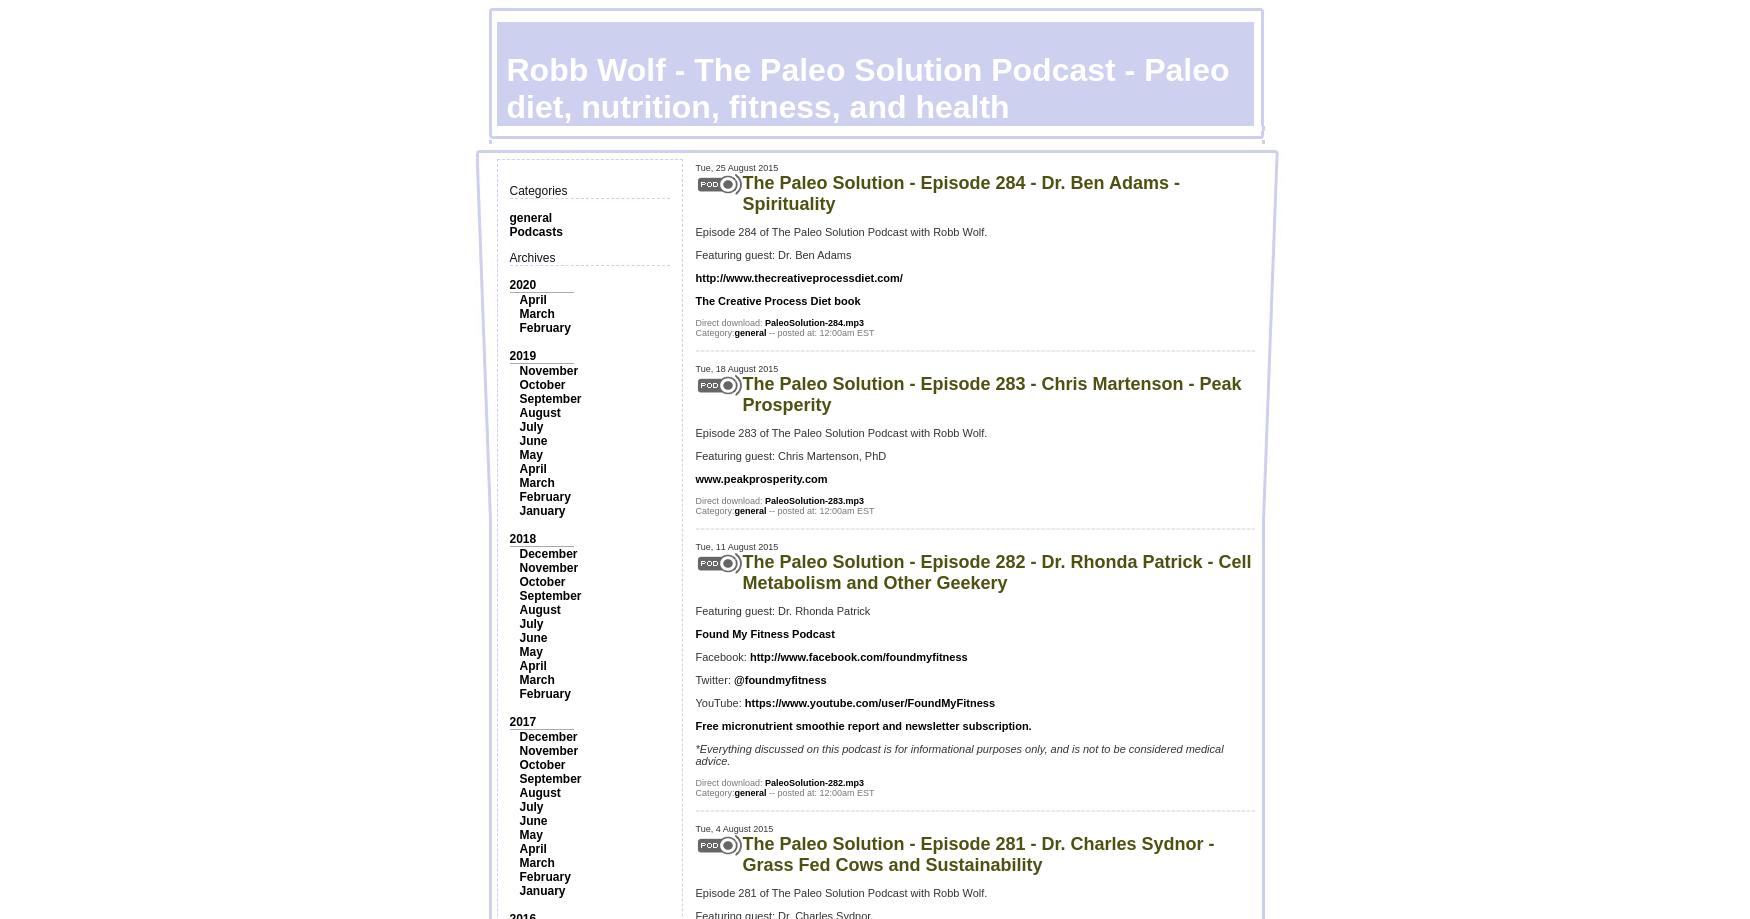 Image resolution: width=1750 pixels, height=919 pixels. I want to click on 'The Paleo Solution - Episode 281 - Dr. Charles Sydnor - Grass Fed Cows and Sustainability', so click(742, 853).